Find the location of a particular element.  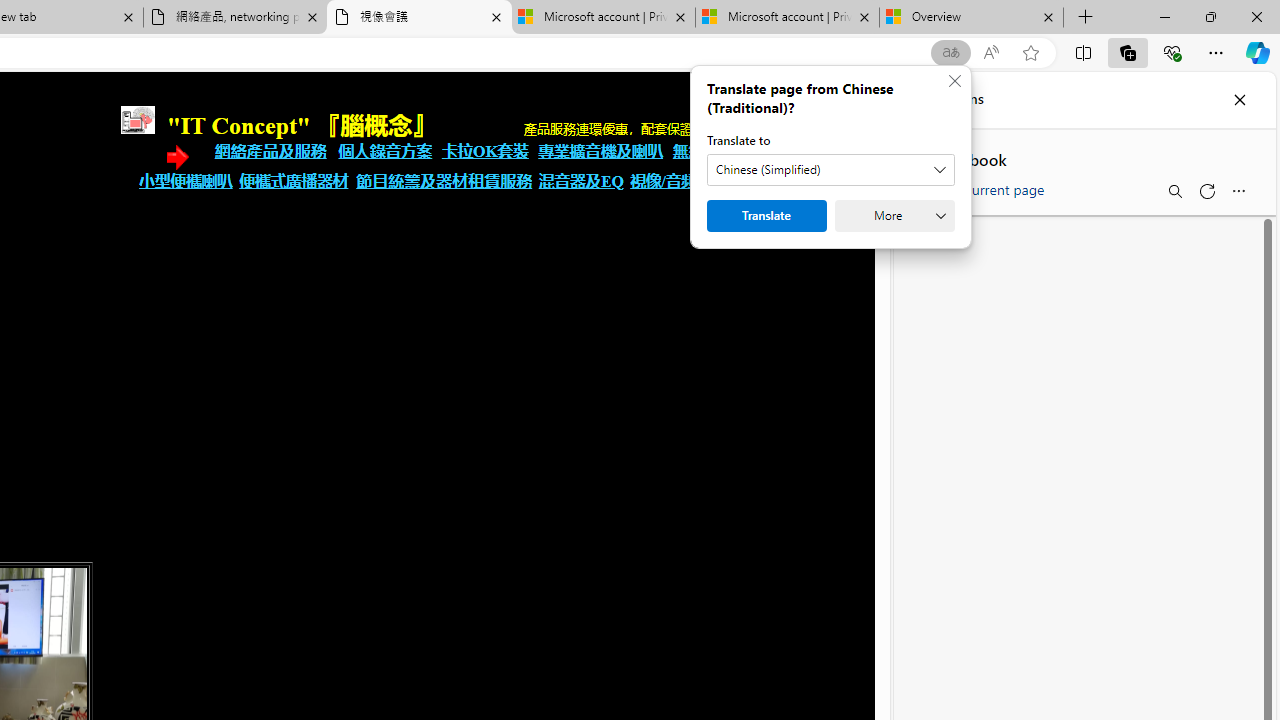

'Add current page' is located at coordinates (983, 186).